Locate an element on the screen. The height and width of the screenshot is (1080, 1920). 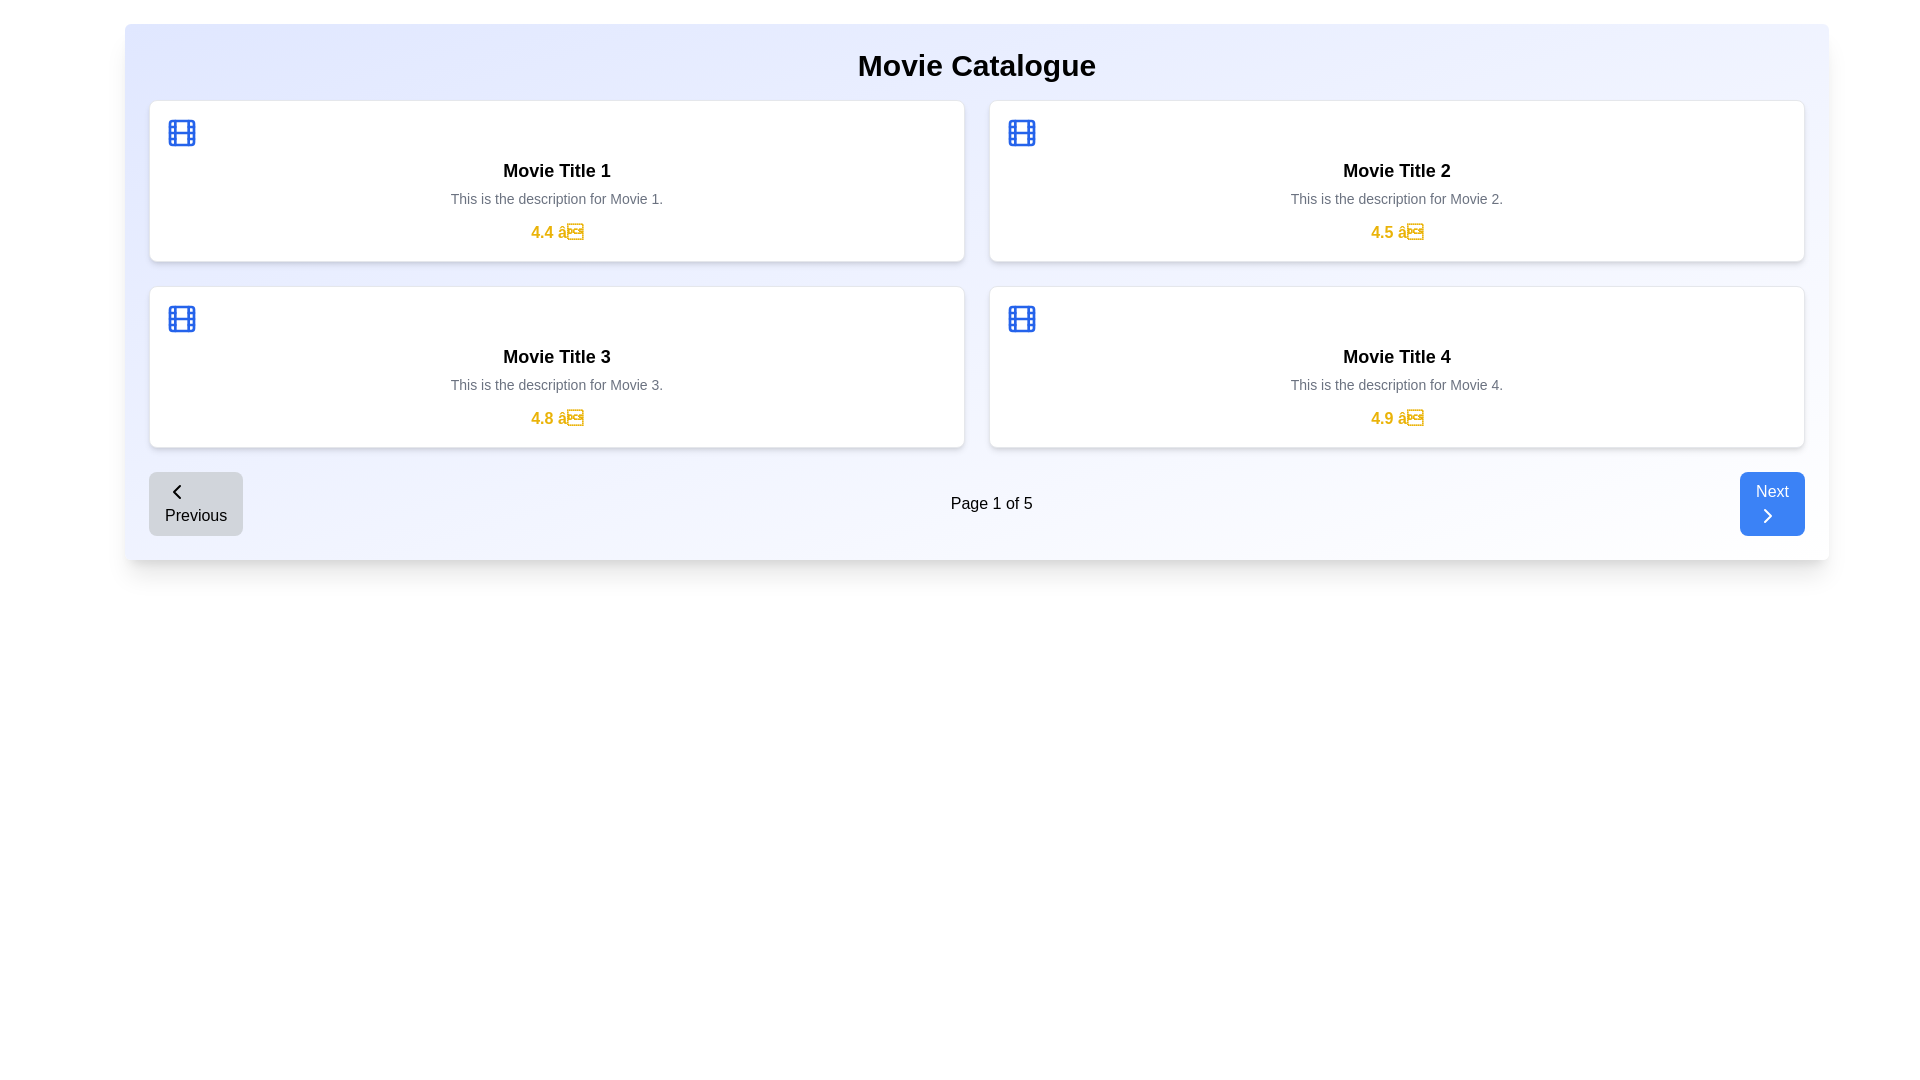
the movie icon located in the upper-left corner of the 'Movie Title 4' card, which is positioned in the bottom-right quadrant of the grid layout is located at coordinates (1022, 318).